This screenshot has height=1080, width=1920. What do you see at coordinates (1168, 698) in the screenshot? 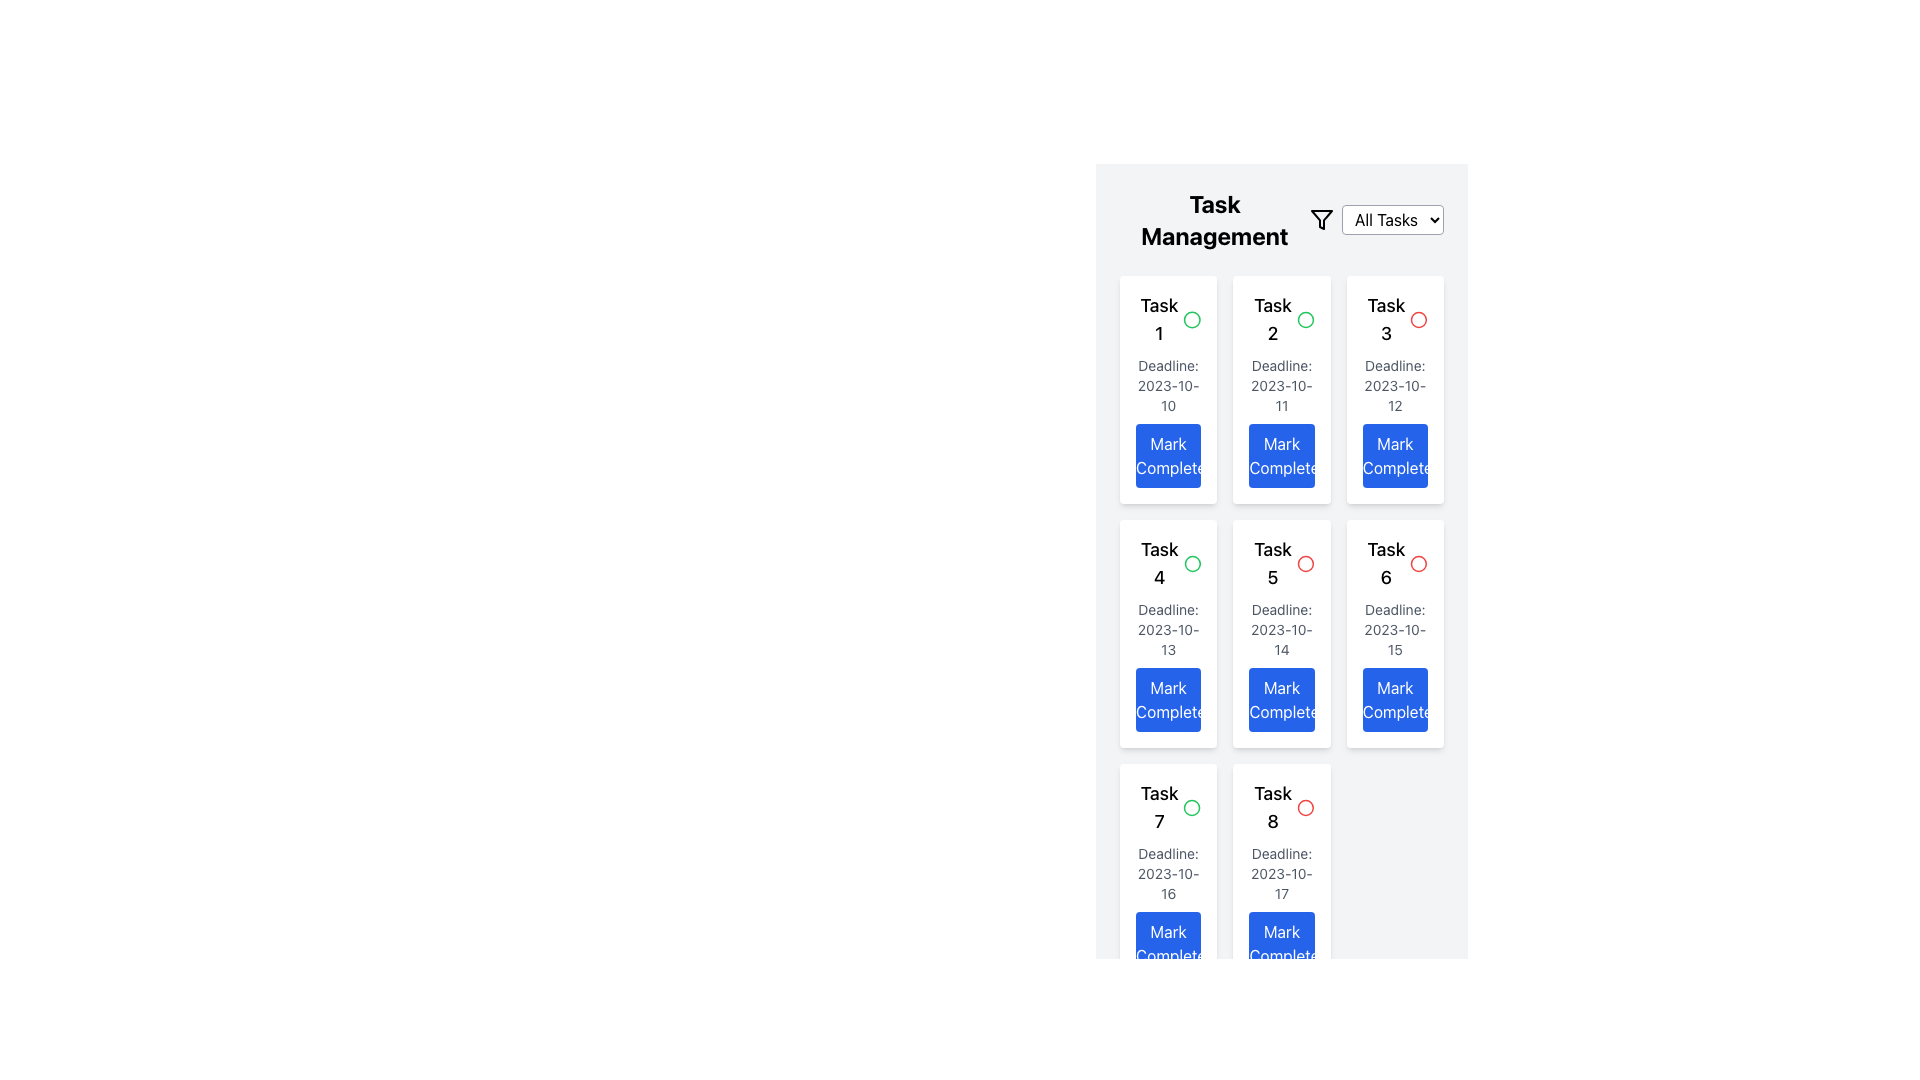
I see `the bright blue 'Mark Completed' button located at the bottom center of the 'Task 4' card to mark the task as completed` at bounding box center [1168, 698].